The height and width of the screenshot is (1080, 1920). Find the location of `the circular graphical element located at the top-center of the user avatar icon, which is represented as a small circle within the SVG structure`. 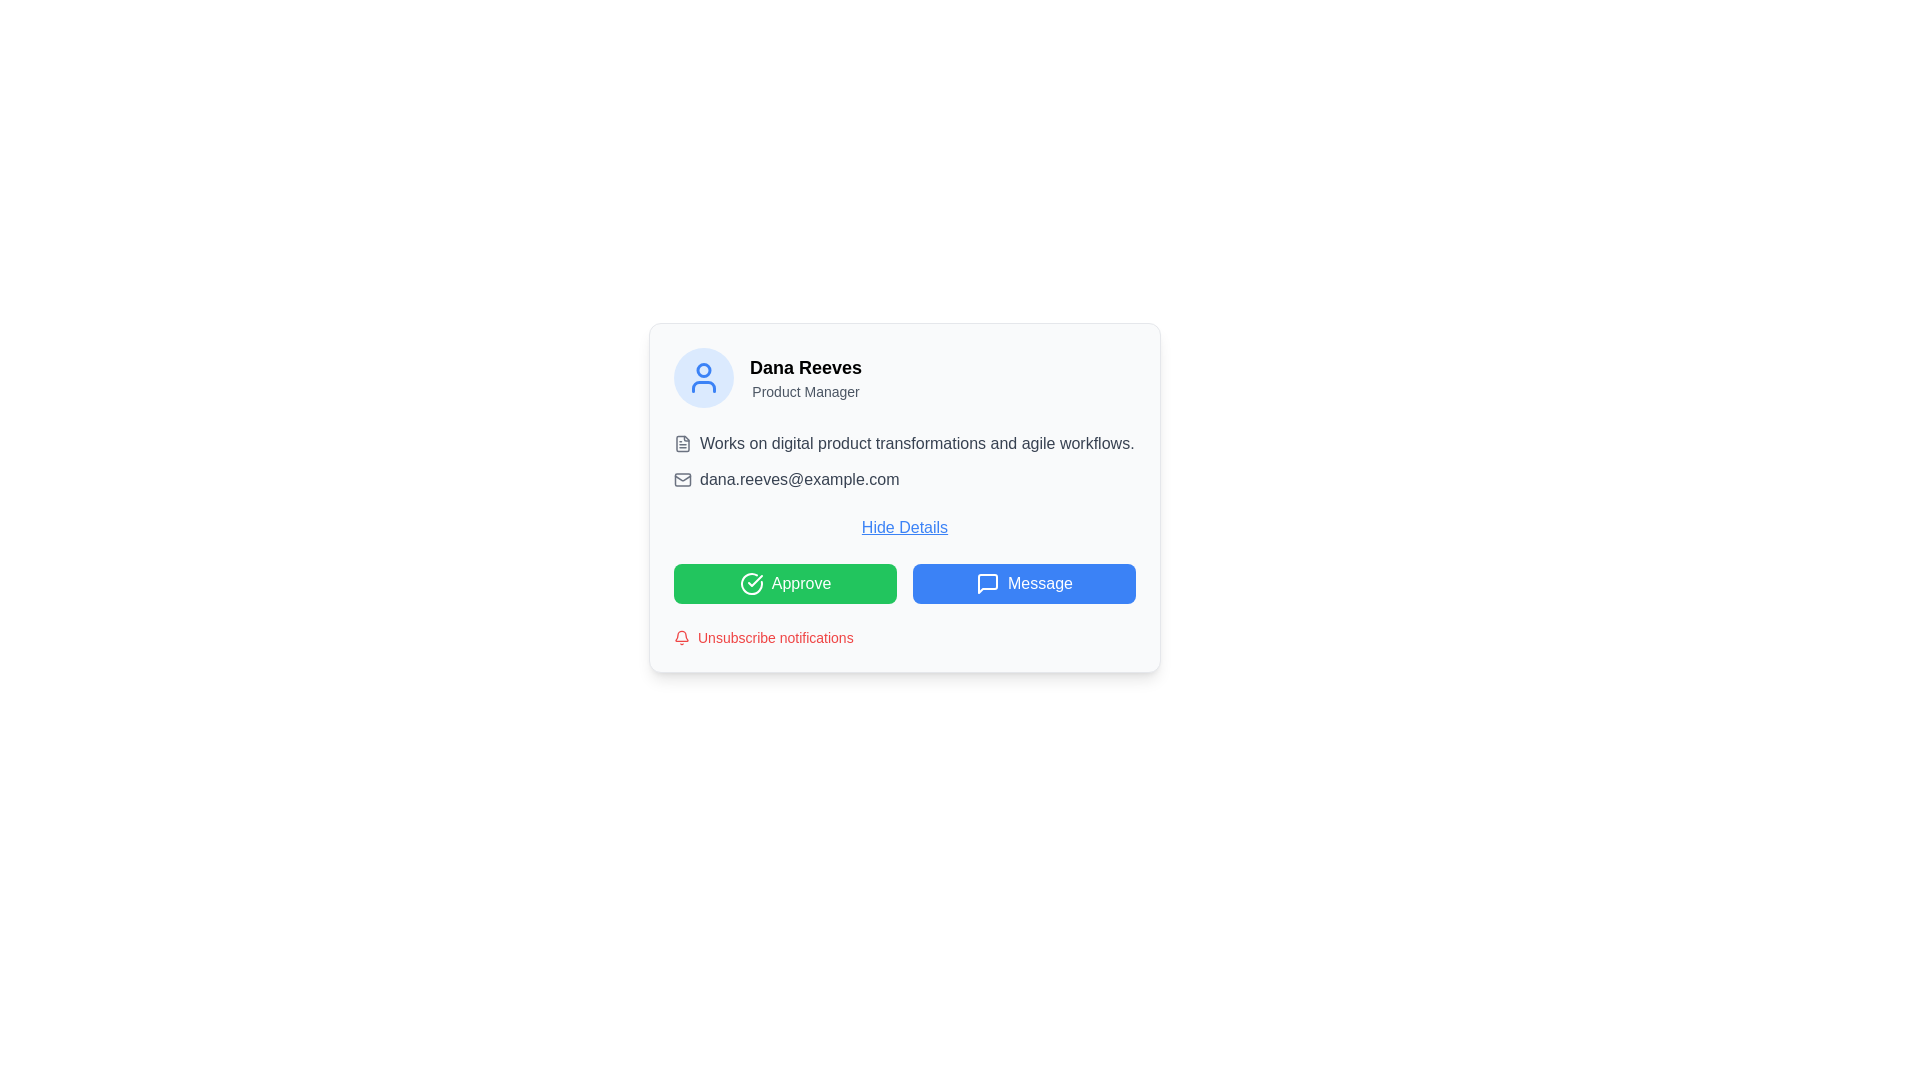

the circular graphical element located at the top-center of the user avatar icon, which is represented as a small circle within the SVG structure is located at coordinates (704, 370).